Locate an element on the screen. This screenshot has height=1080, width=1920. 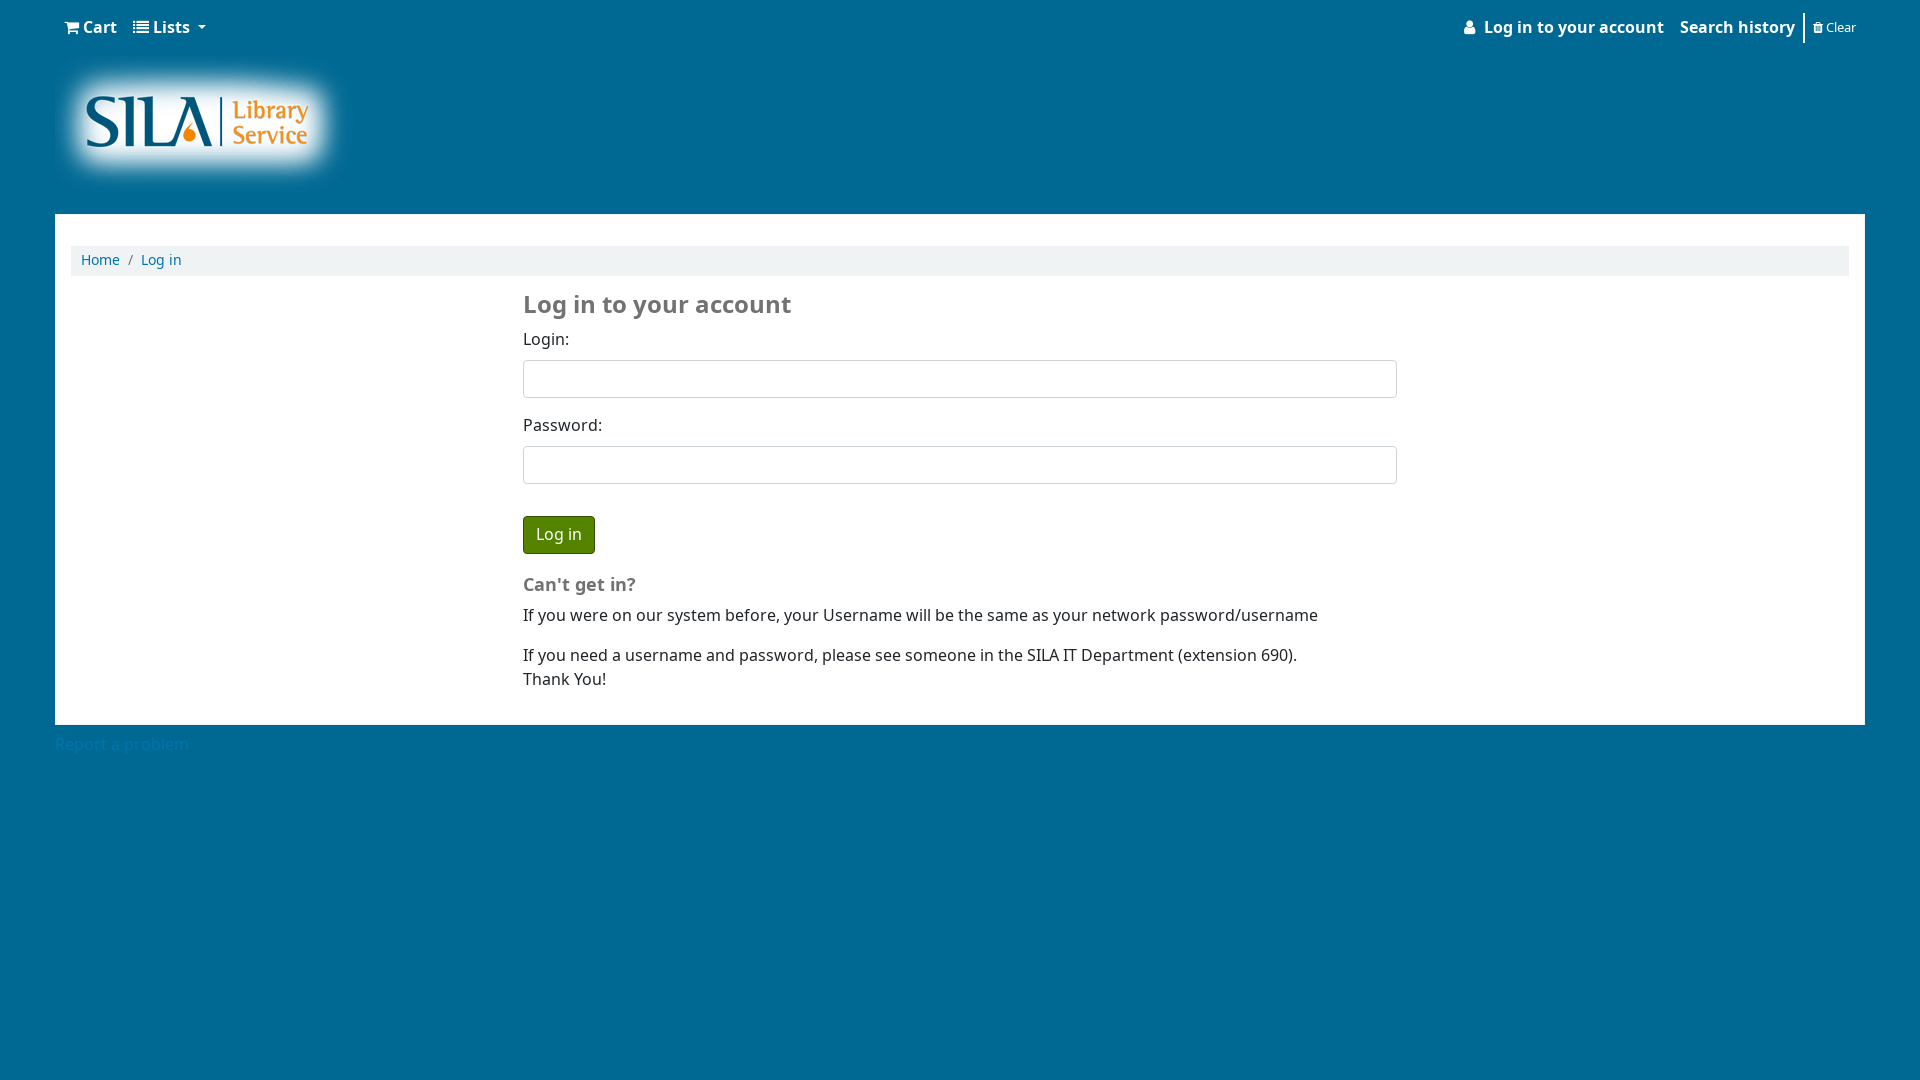
'Log in' is located at coordinates (558, 534).